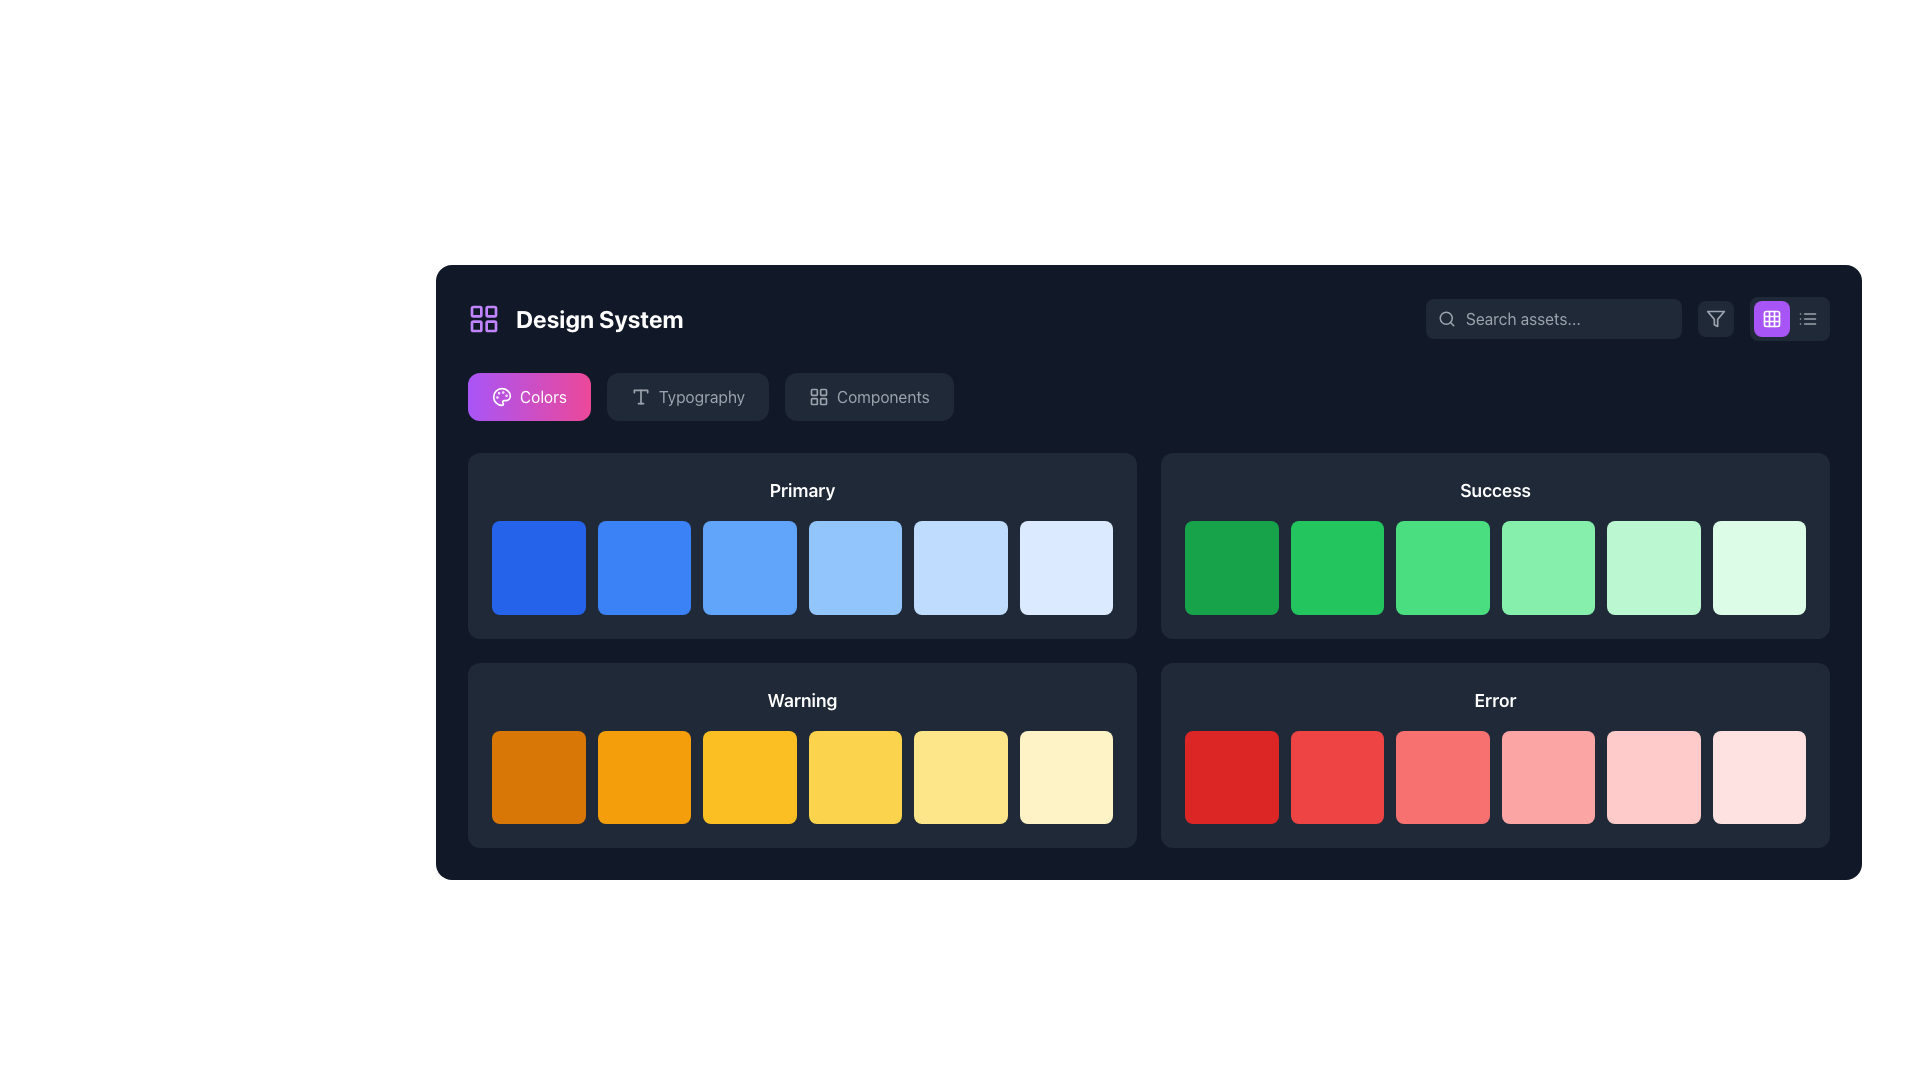  I want to click on the filter icon button located, so click(1715, 318).